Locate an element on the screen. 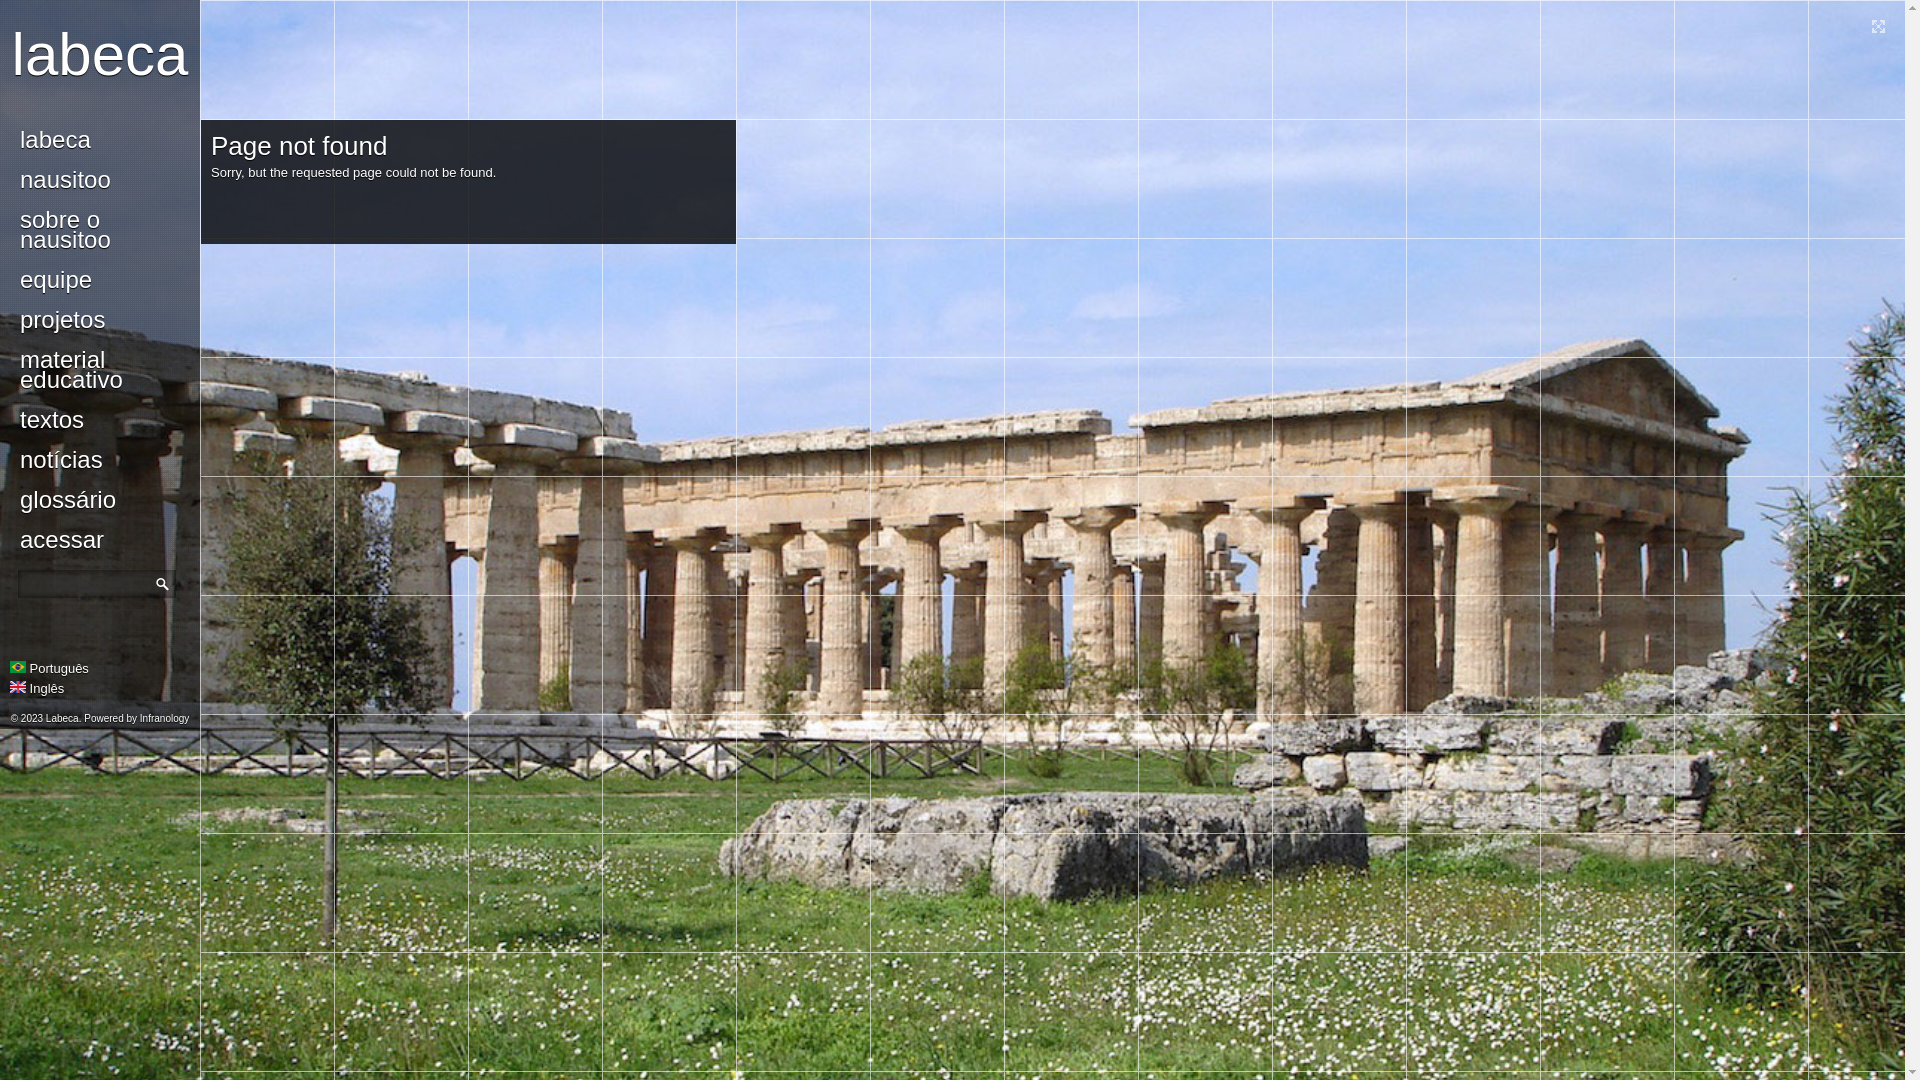 The height and width of the screenshot is (1080, 1920). 'equipe' is located at coordinates (99, 280).